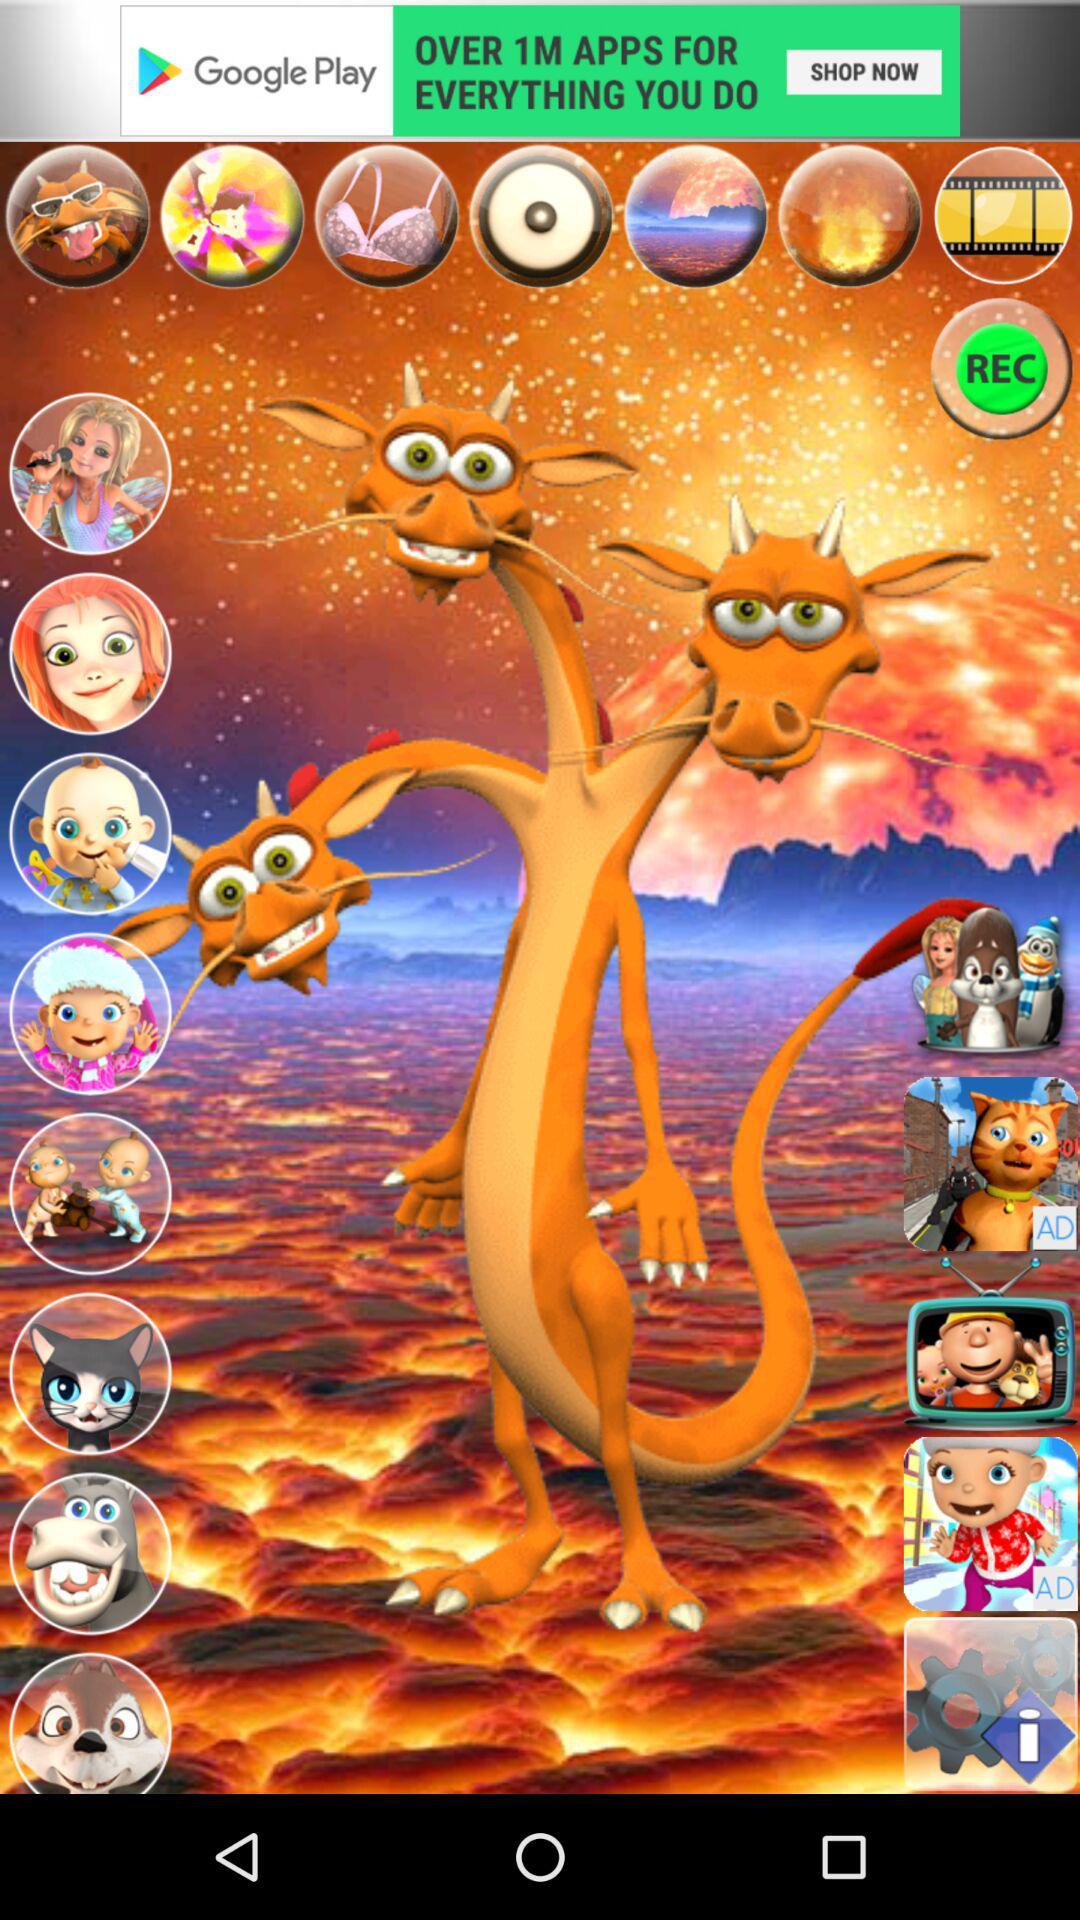 Image resolution: width=1080 pixels, height=1920 pixels. What do you see at coordinates (88, 510) in the screenshot?
I see `the avatar icon` at bounding box center [88, 510].